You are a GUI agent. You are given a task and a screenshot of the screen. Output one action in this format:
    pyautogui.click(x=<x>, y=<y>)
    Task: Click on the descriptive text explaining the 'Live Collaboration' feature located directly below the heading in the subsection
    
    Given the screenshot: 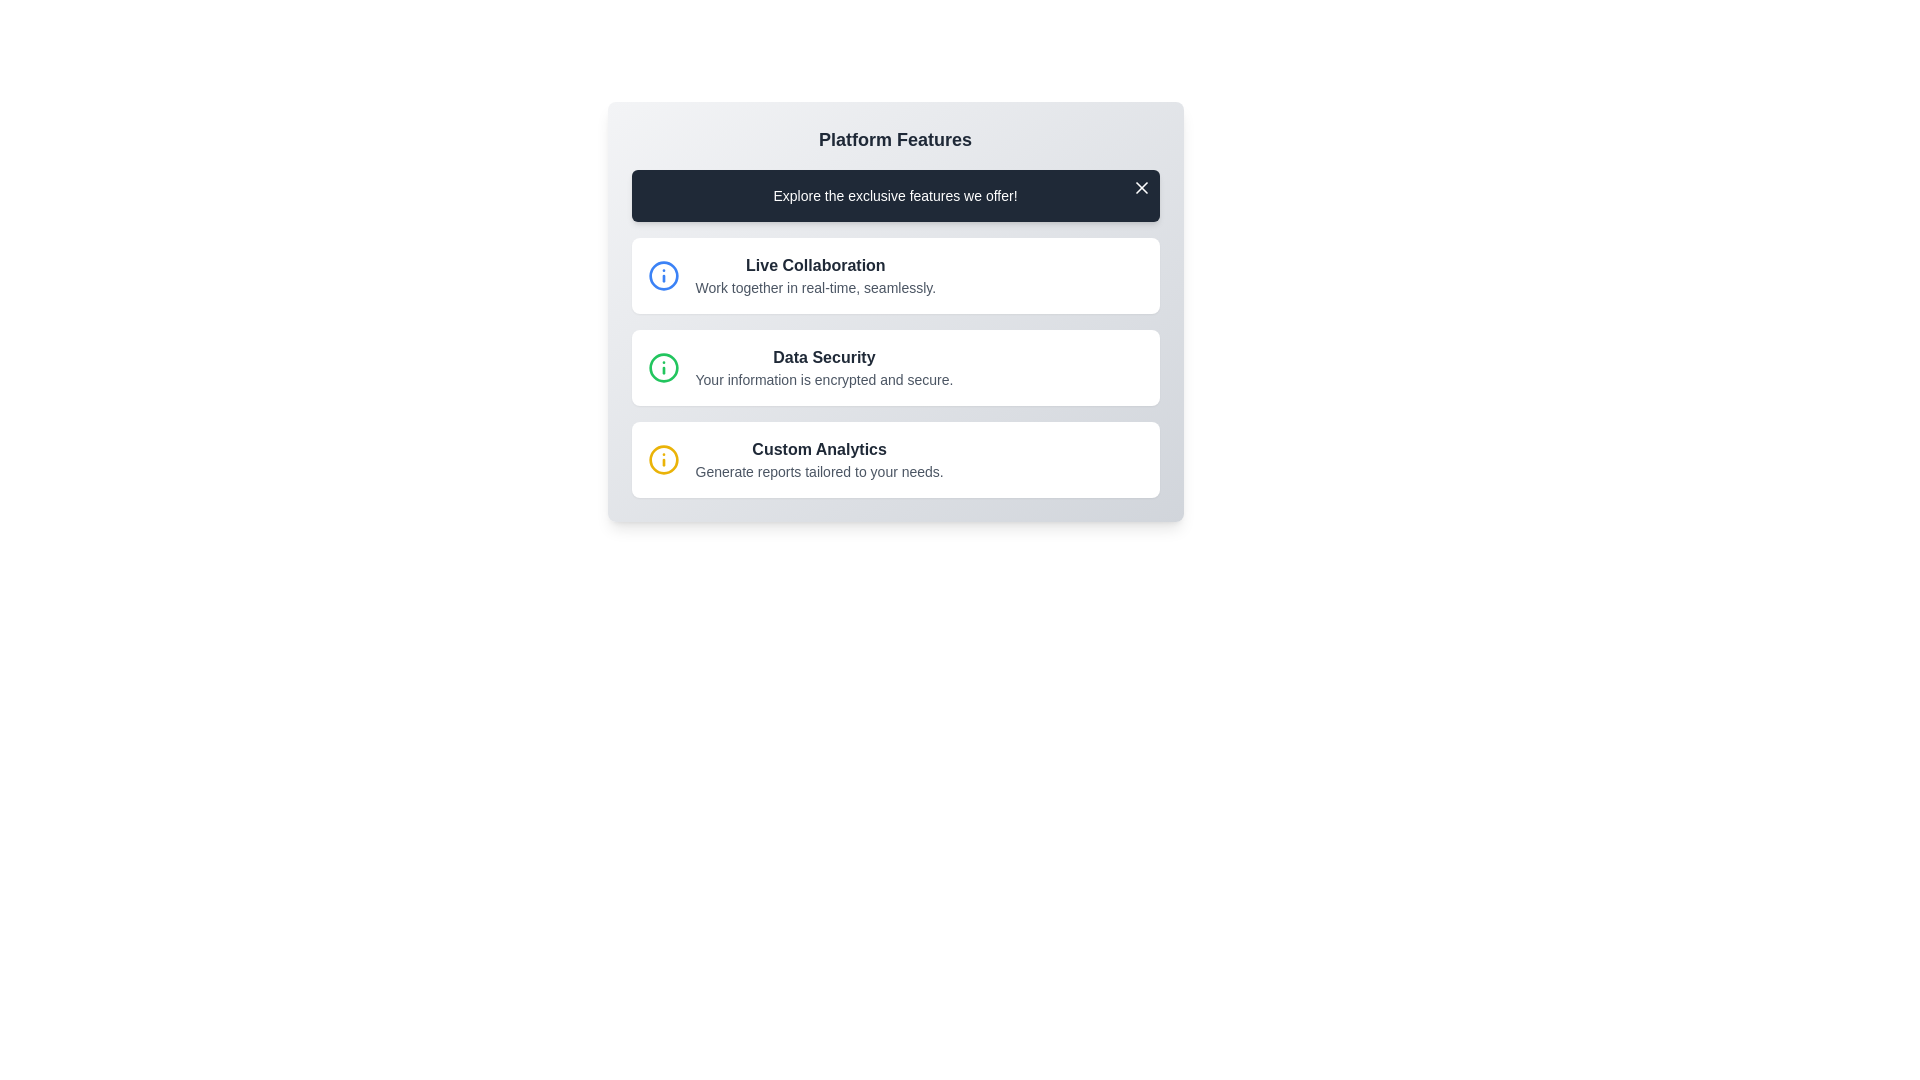 What is the action you would take?
    pyautogui.click(x=815, y=288)
    